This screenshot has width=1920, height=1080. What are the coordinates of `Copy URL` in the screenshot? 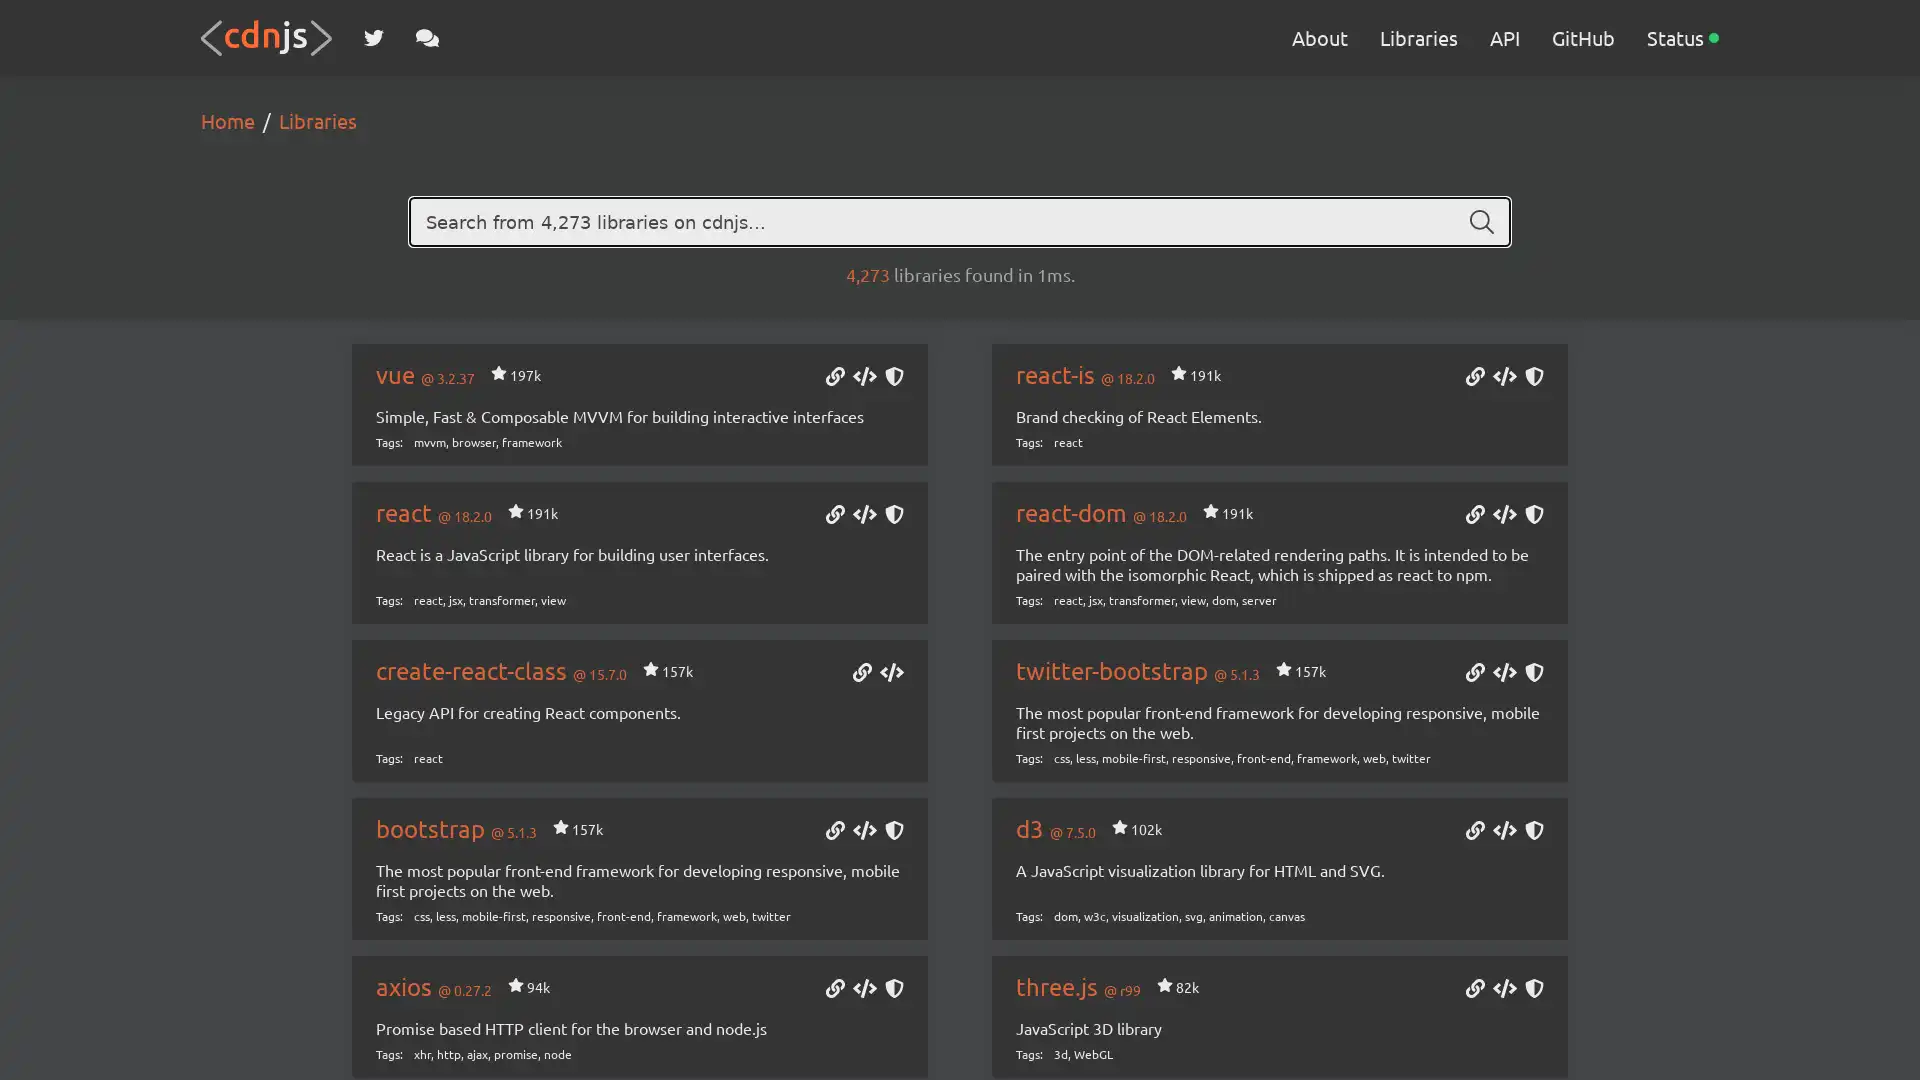 It's located at (834, 832).